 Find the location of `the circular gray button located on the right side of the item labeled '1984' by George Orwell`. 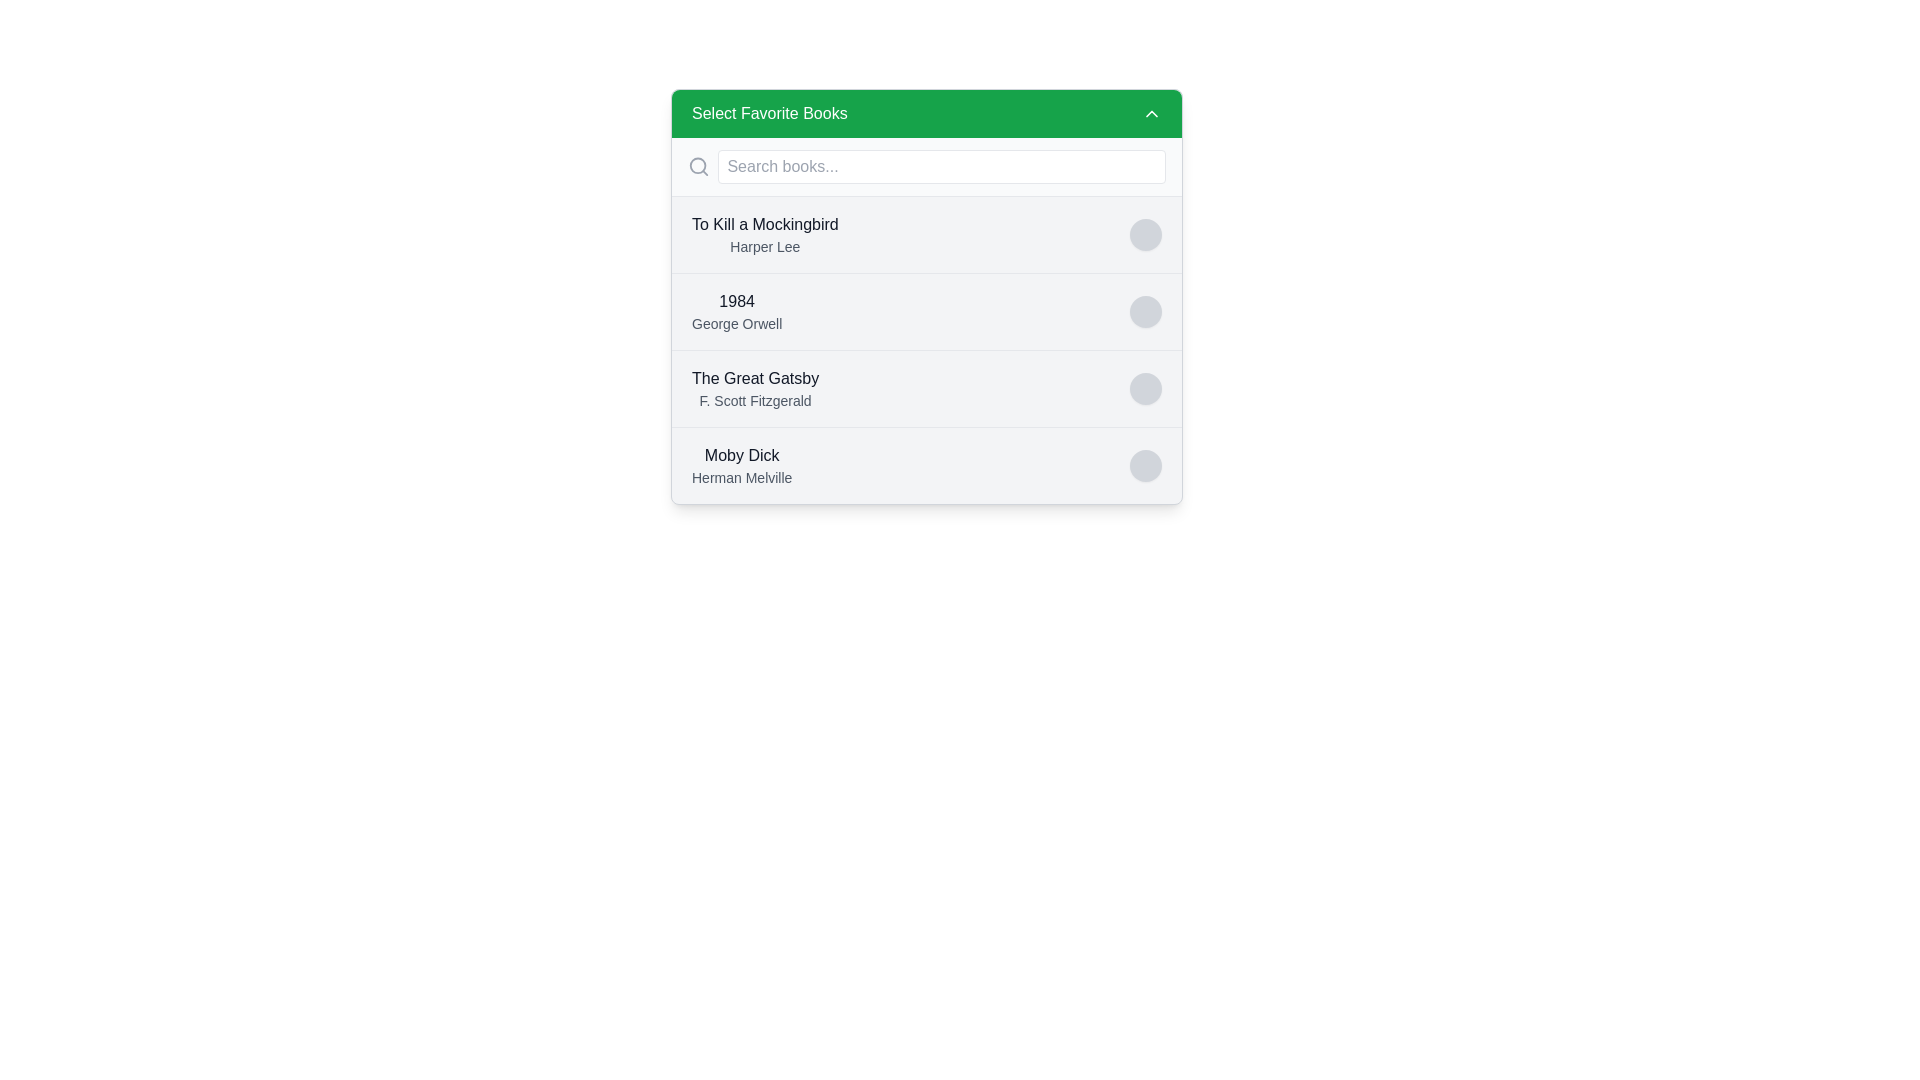

the circular gray button located on the right side of the item labeled '1984' by George Orwell is located at coordinates (1146, 312).